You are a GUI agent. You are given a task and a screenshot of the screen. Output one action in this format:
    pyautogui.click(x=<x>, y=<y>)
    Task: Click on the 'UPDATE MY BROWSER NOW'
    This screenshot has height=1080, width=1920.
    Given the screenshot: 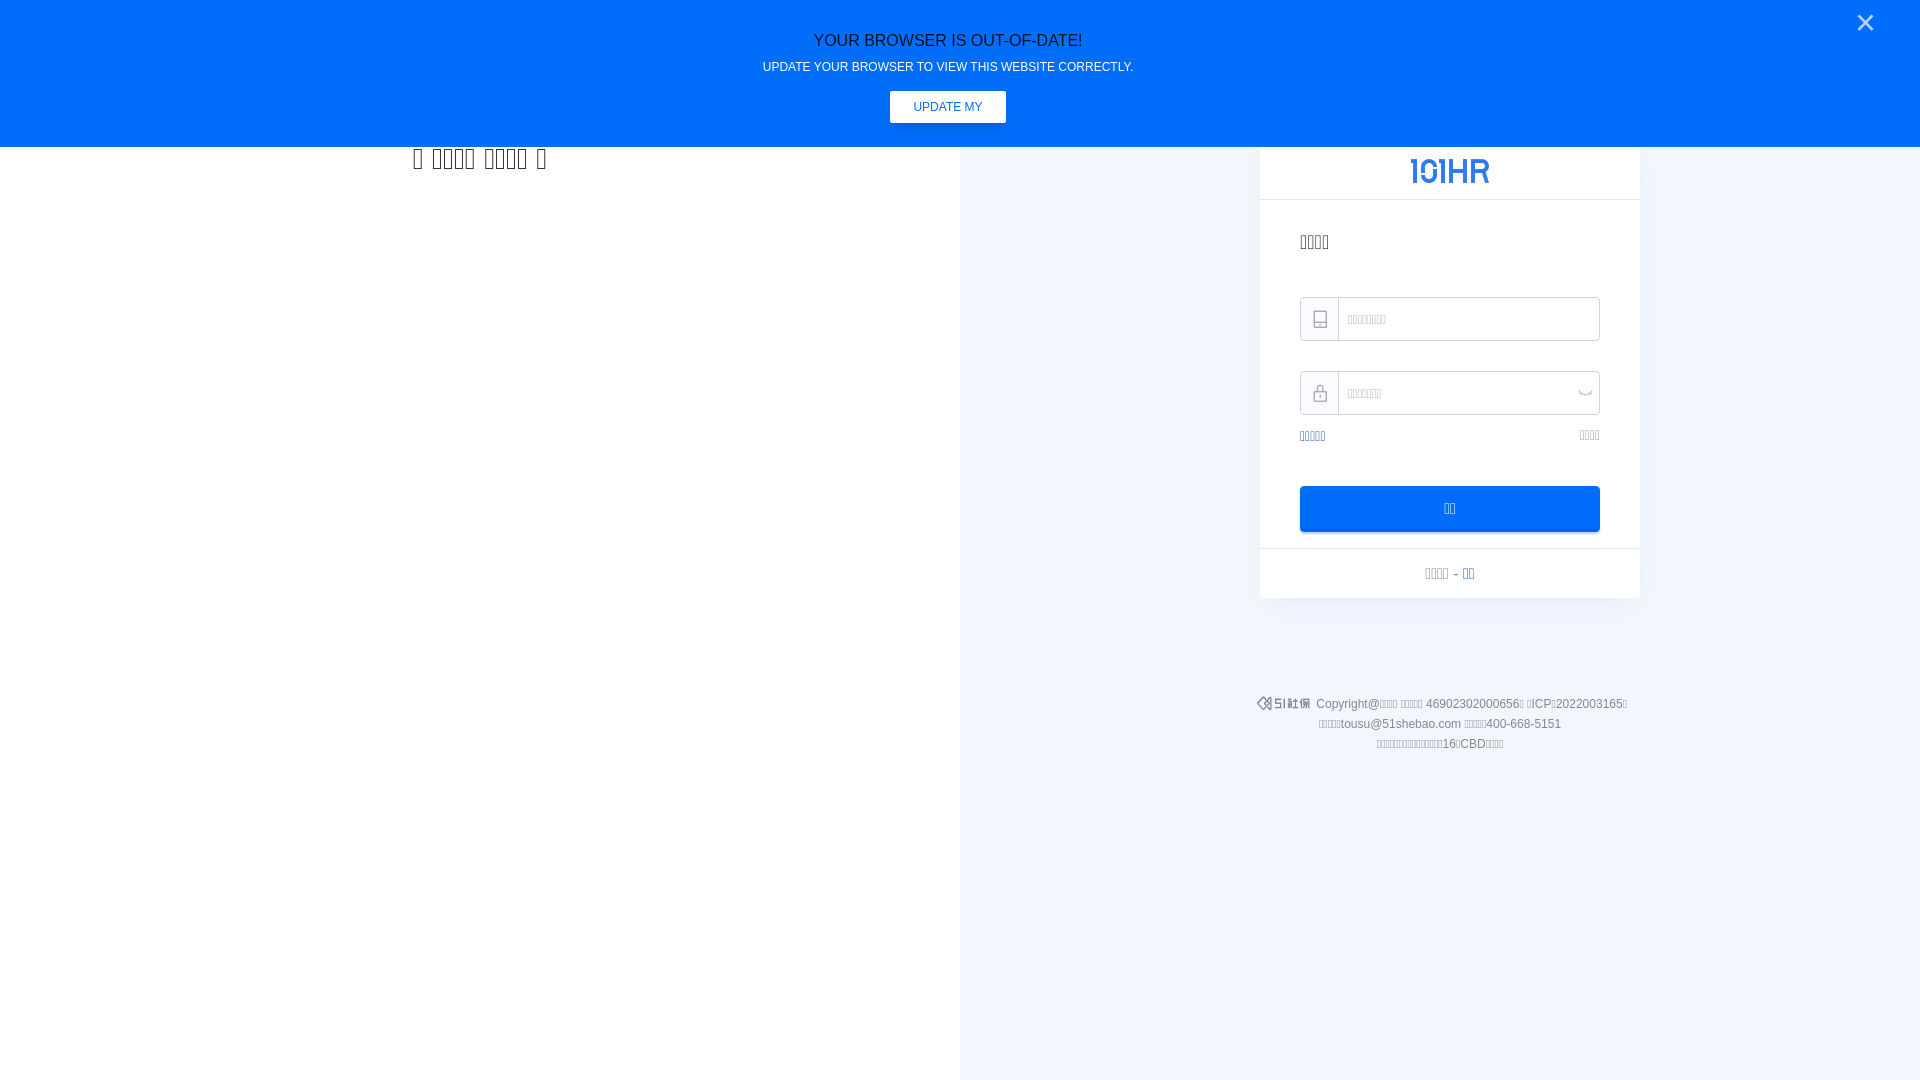 What is the action you would take?
    pyautogui.click(x=888, y=107)
    